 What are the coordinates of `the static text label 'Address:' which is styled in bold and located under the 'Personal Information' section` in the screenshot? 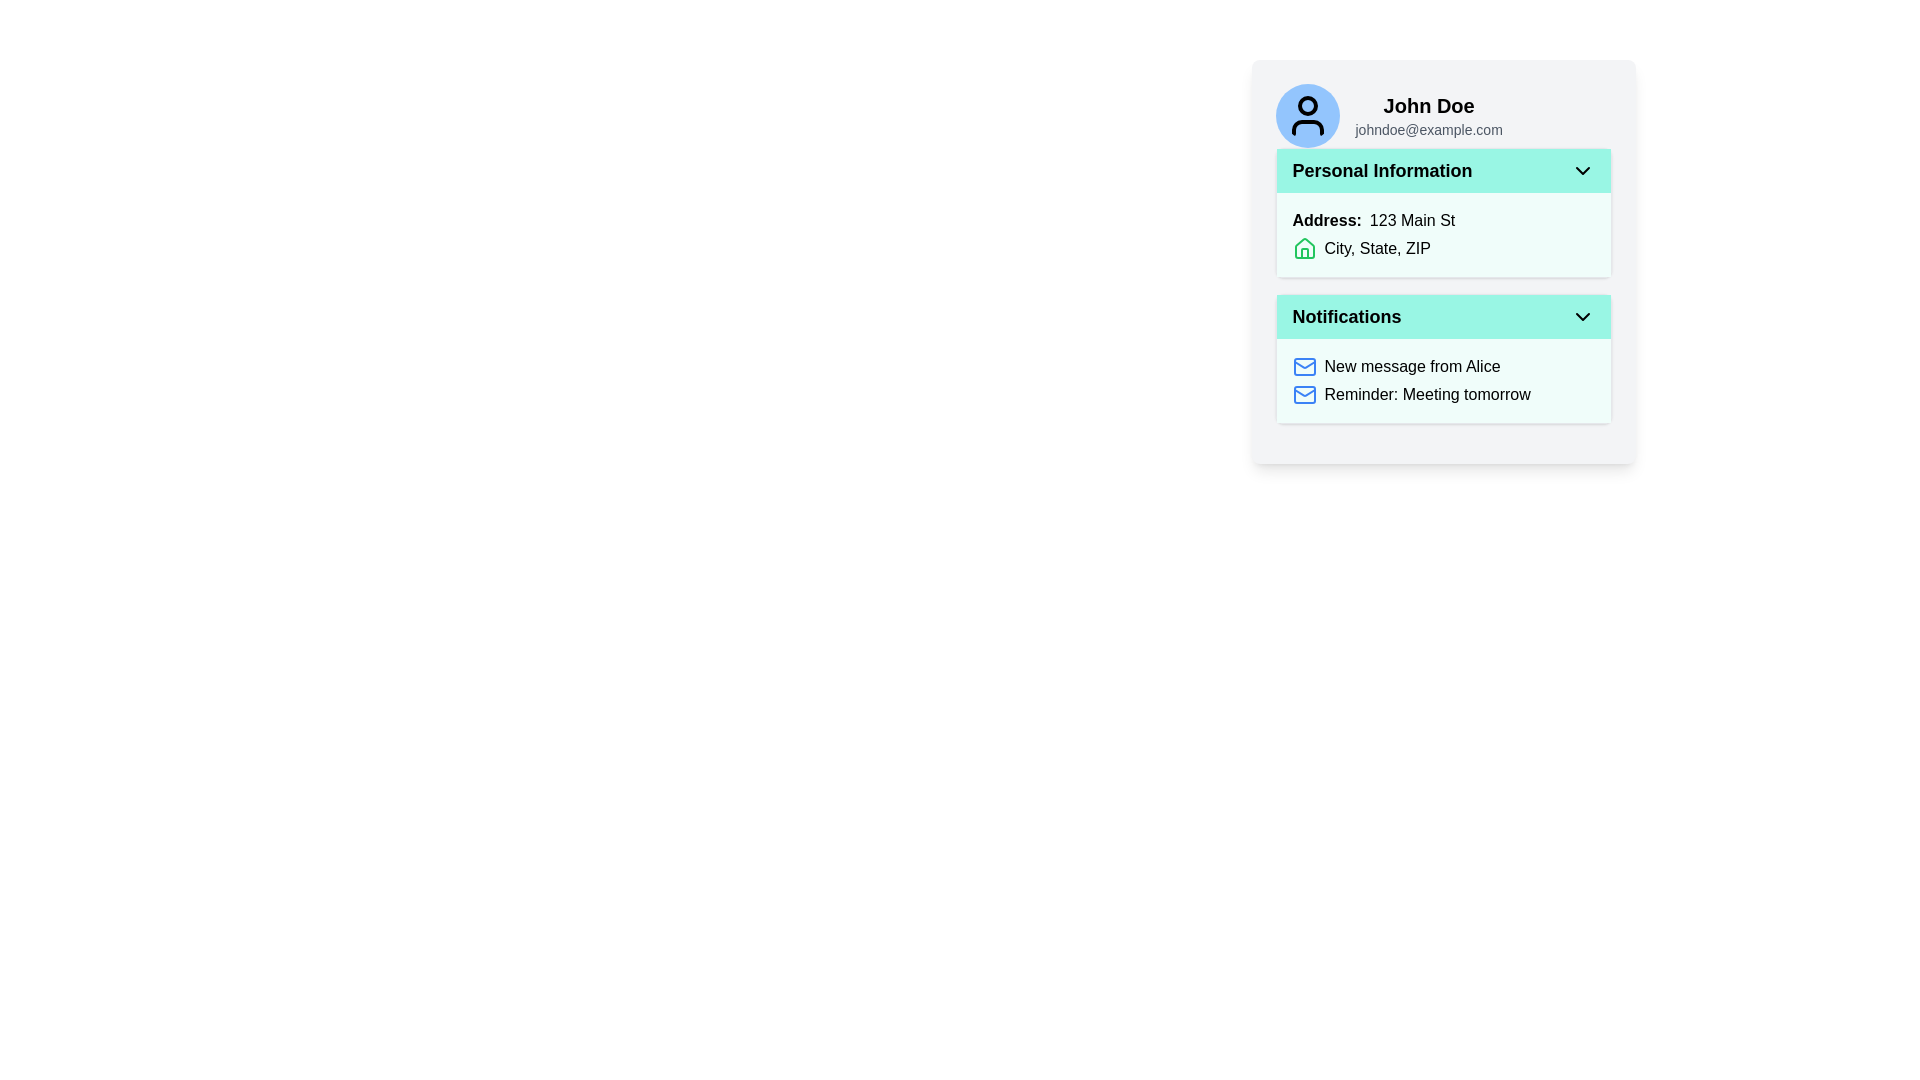 It's located at (1327, 220).